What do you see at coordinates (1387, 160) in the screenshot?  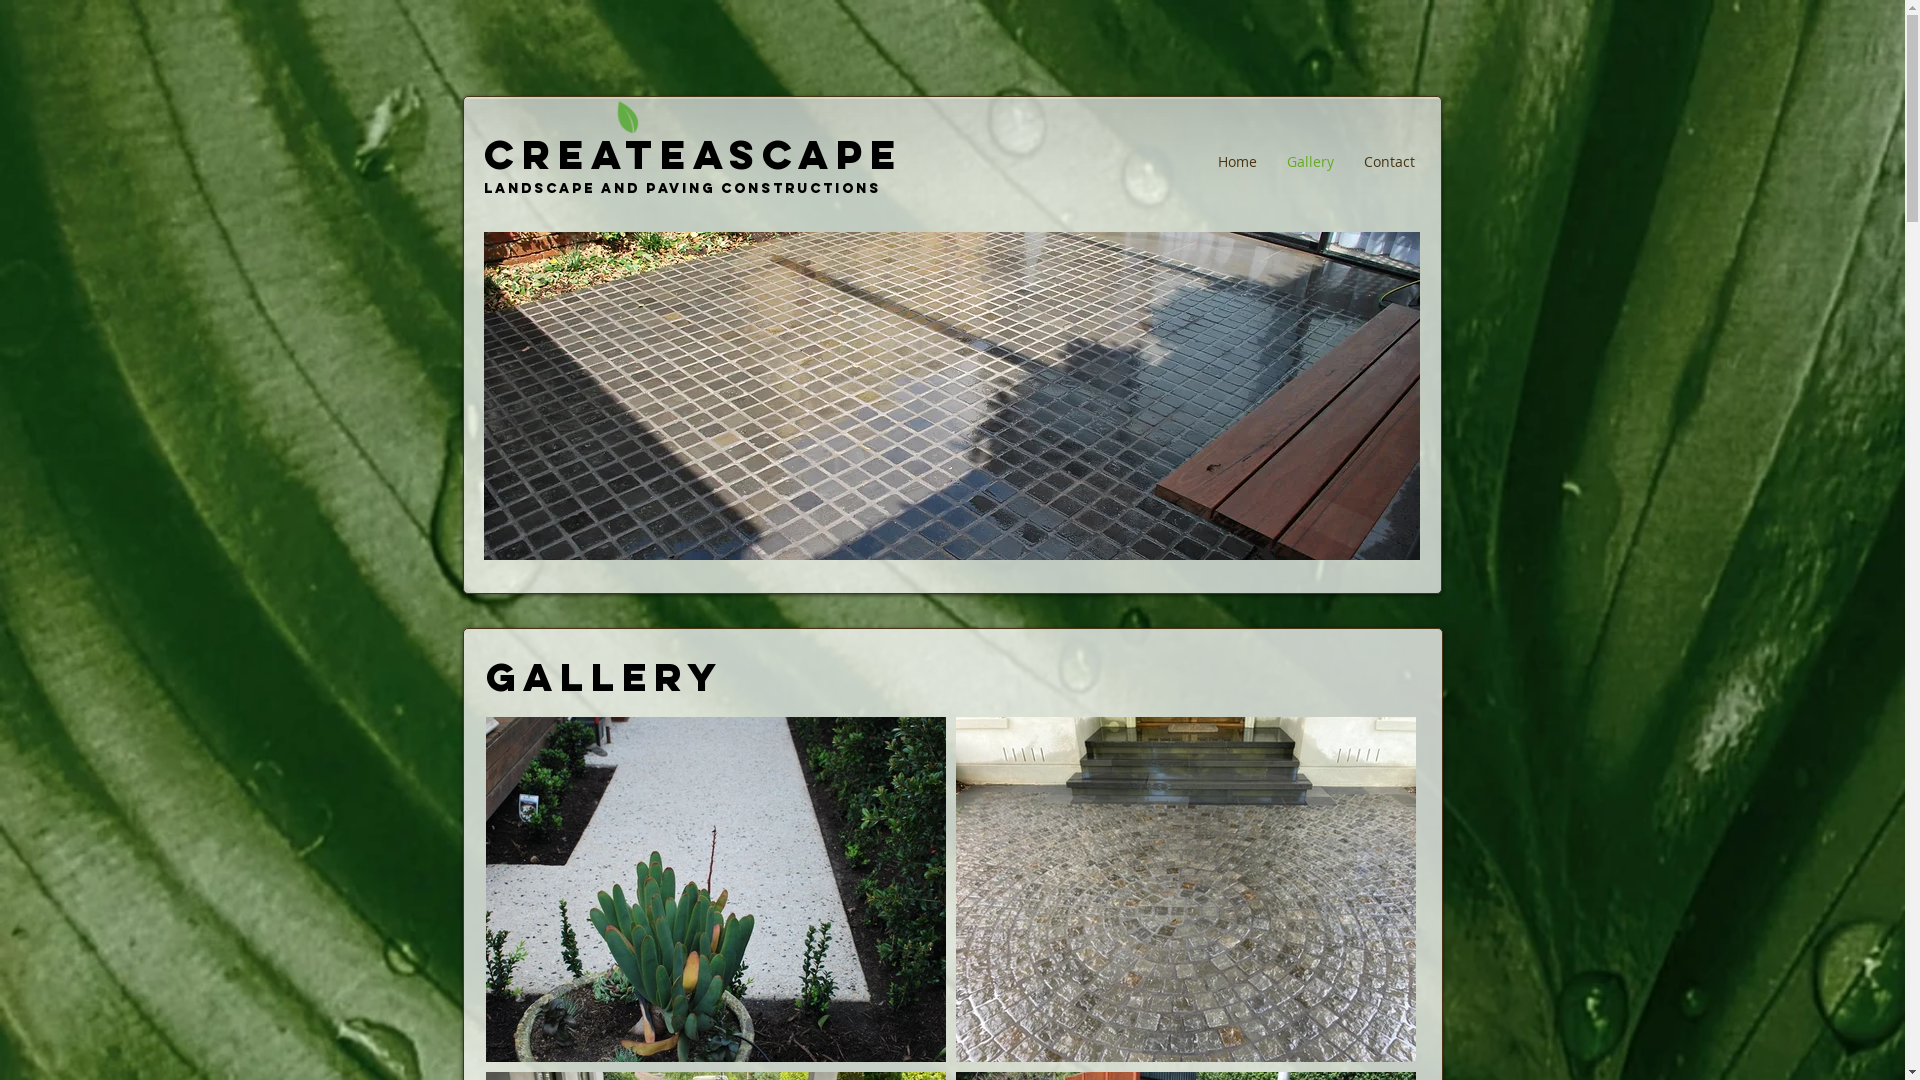 I see `'Contact'` at bounding box center [1387, 160].